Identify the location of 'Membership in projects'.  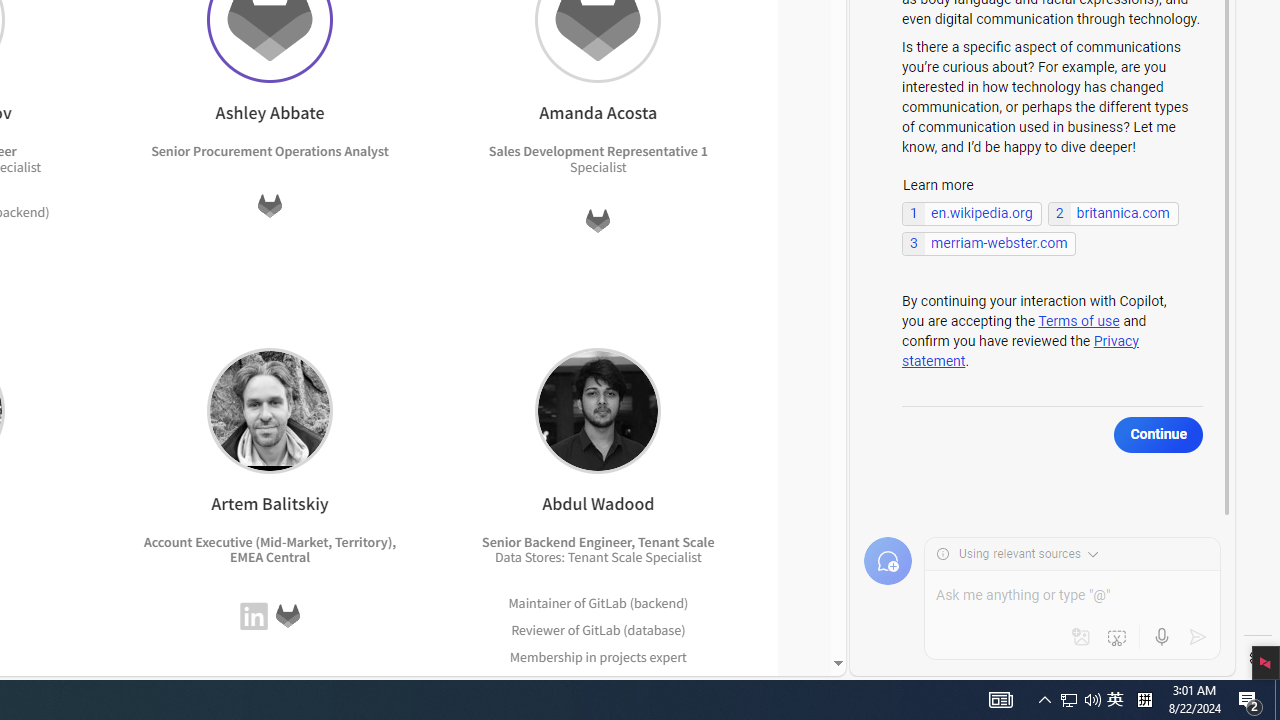
(576, 656).